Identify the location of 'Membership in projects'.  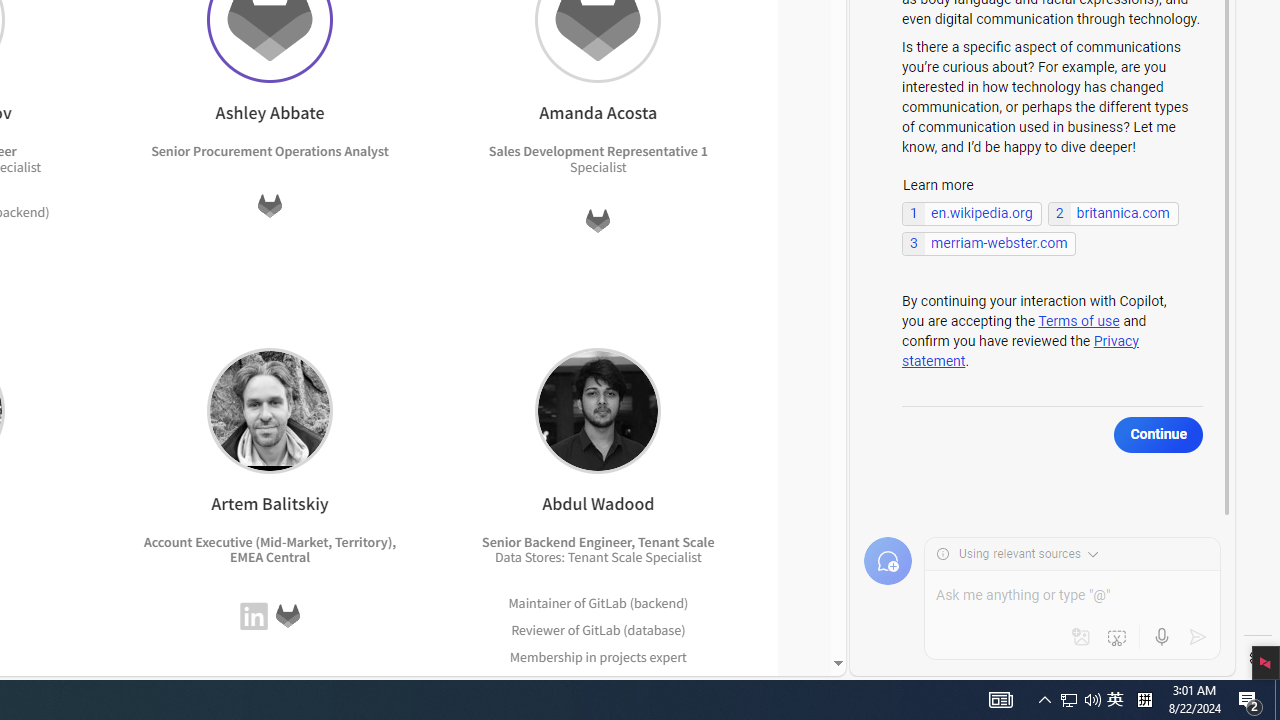
(576, 656).